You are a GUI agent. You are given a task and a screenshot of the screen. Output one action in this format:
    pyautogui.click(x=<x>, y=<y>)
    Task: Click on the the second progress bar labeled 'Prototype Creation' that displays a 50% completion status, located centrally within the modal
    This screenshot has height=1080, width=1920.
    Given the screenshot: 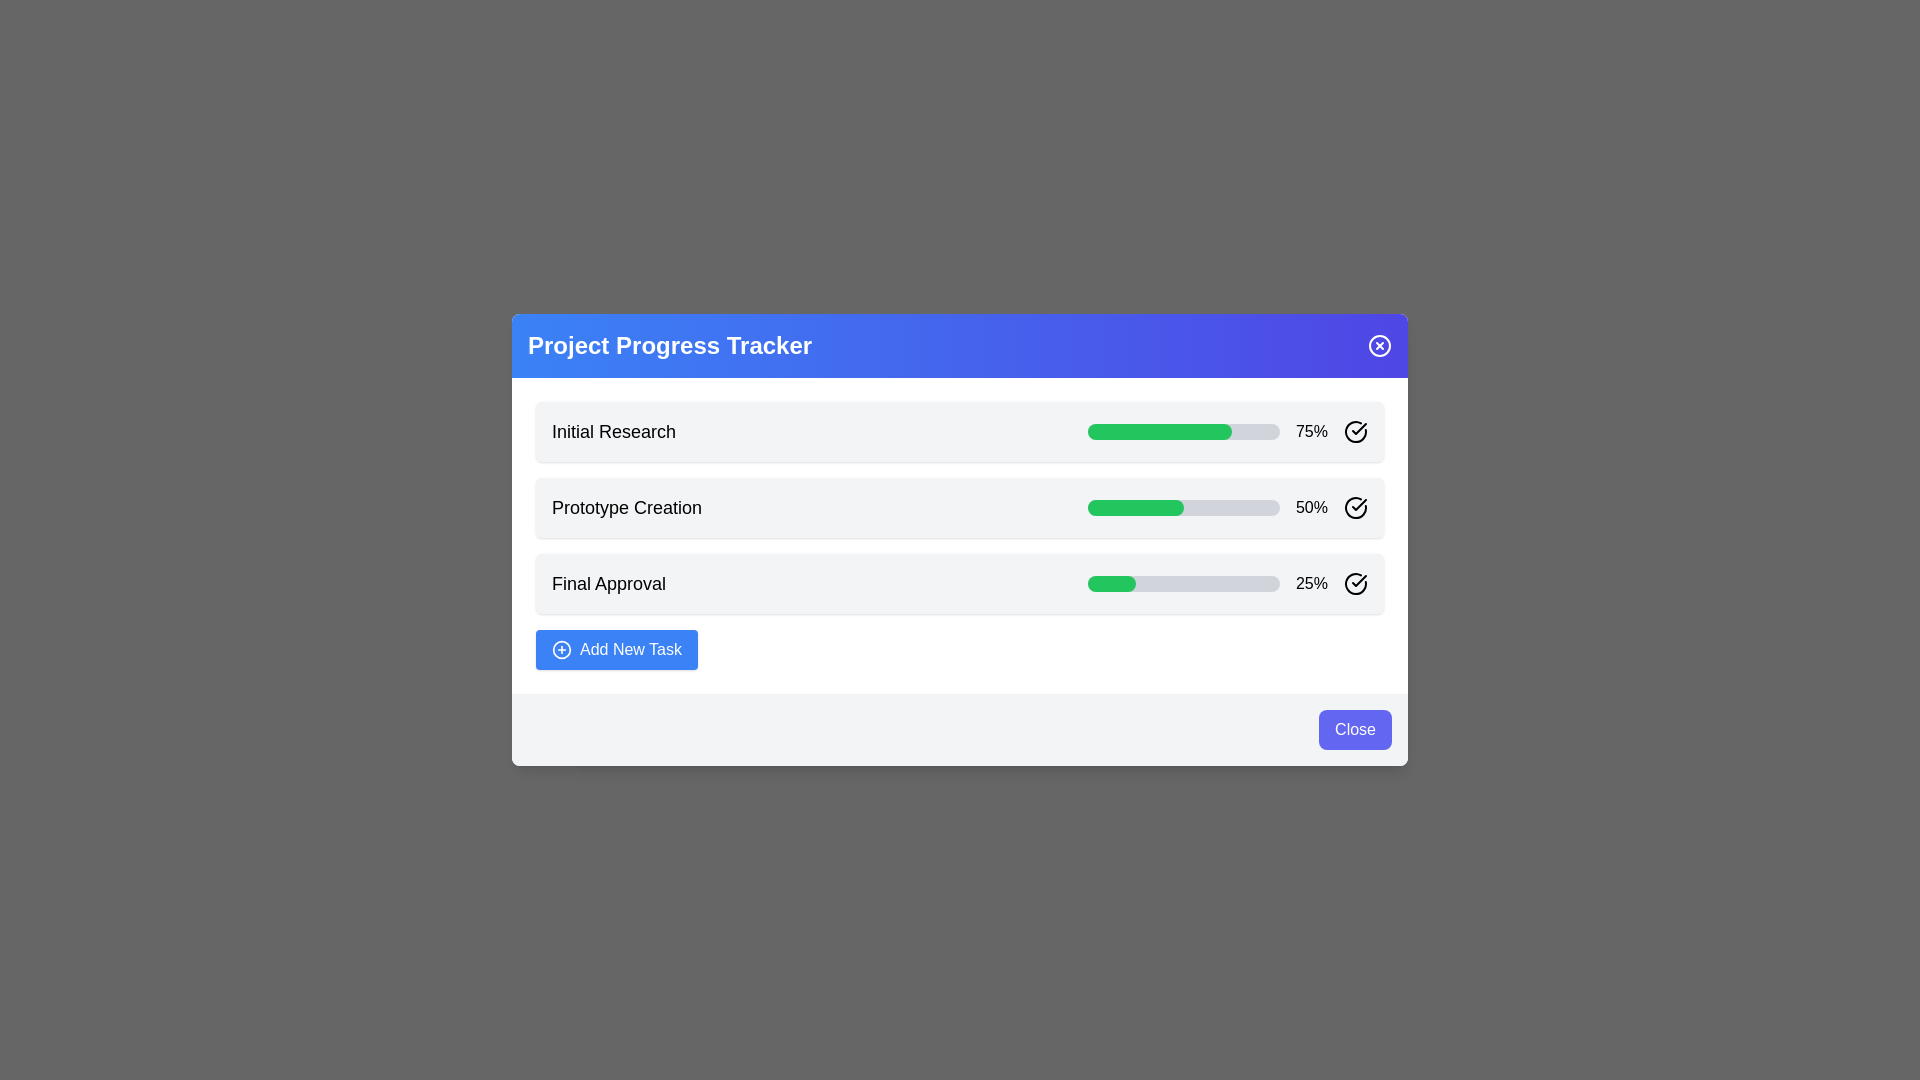 What is the action you would take?
    pyautogui.click(x=960, y=540)
    